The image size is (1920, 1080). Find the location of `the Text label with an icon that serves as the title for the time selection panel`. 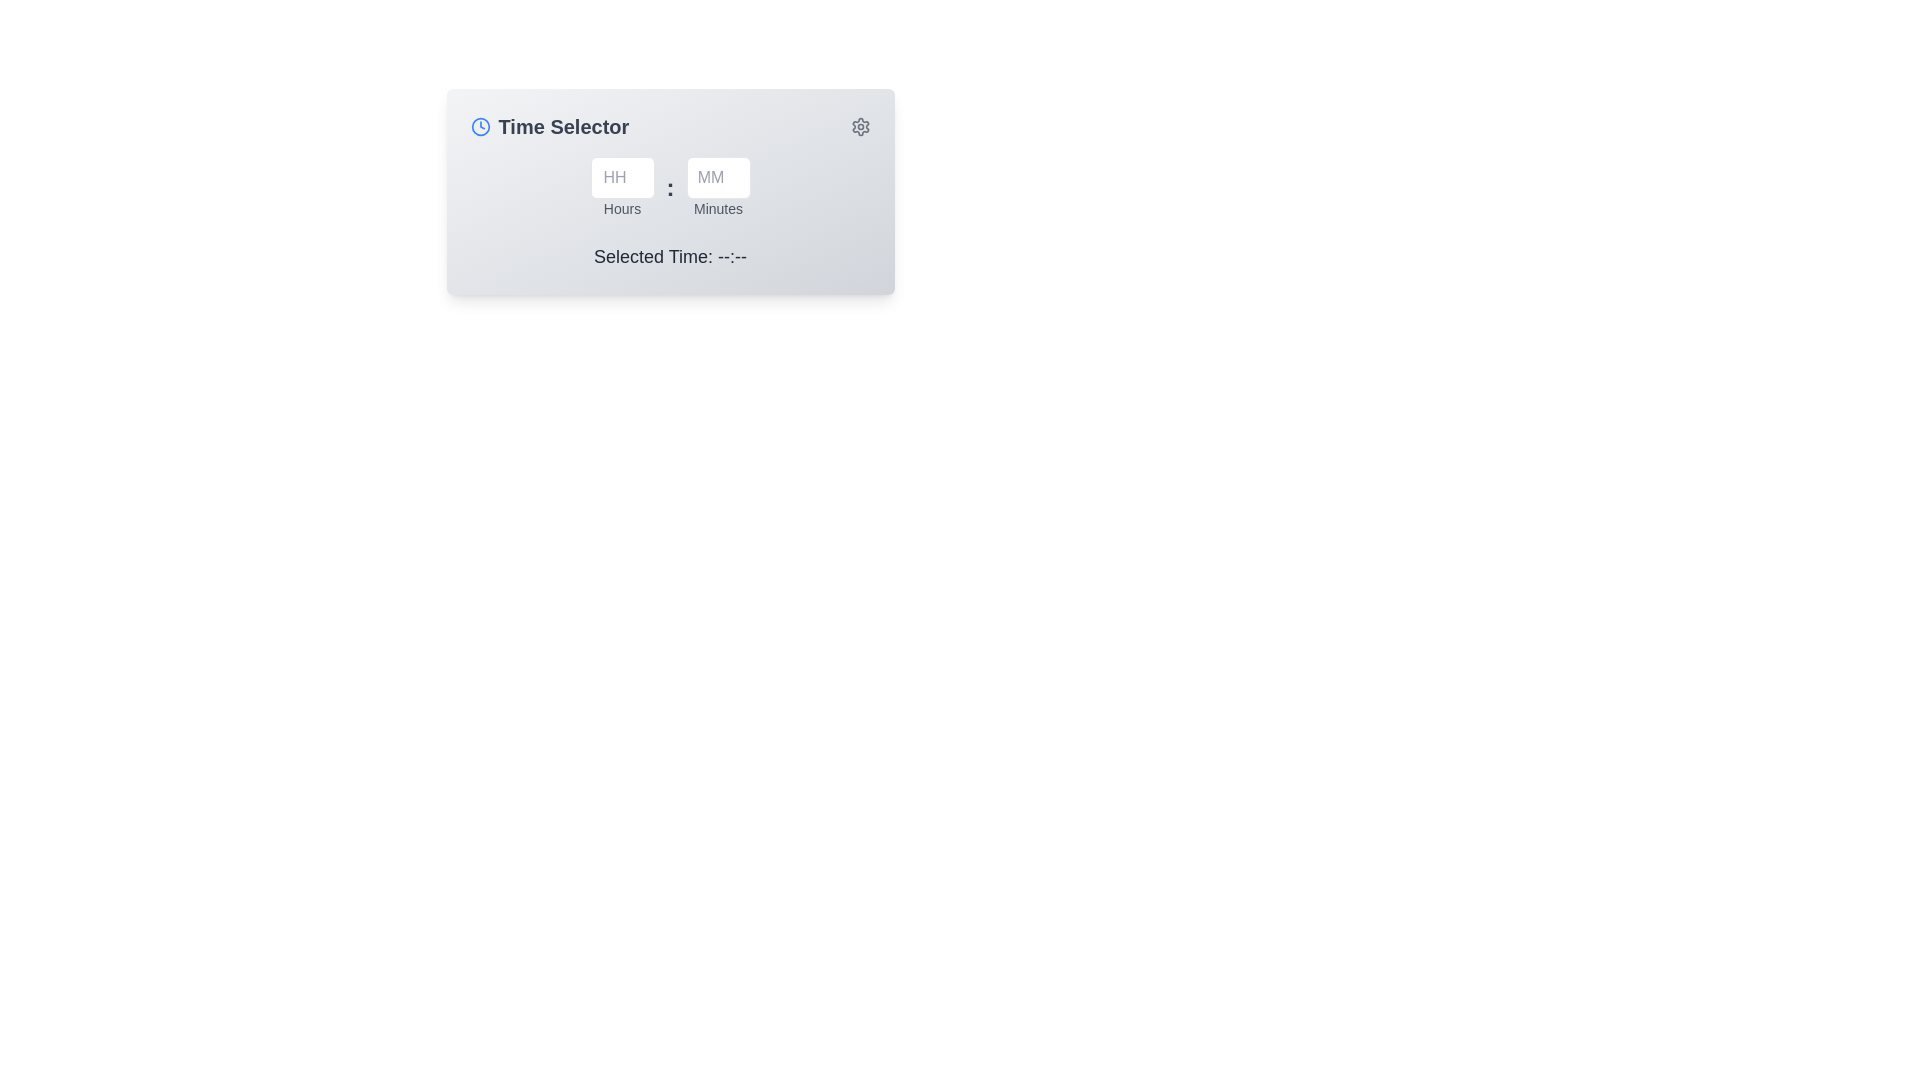

the Text label with an icon that serves as the title for the time selection panel is located at coordinates (549, 127).